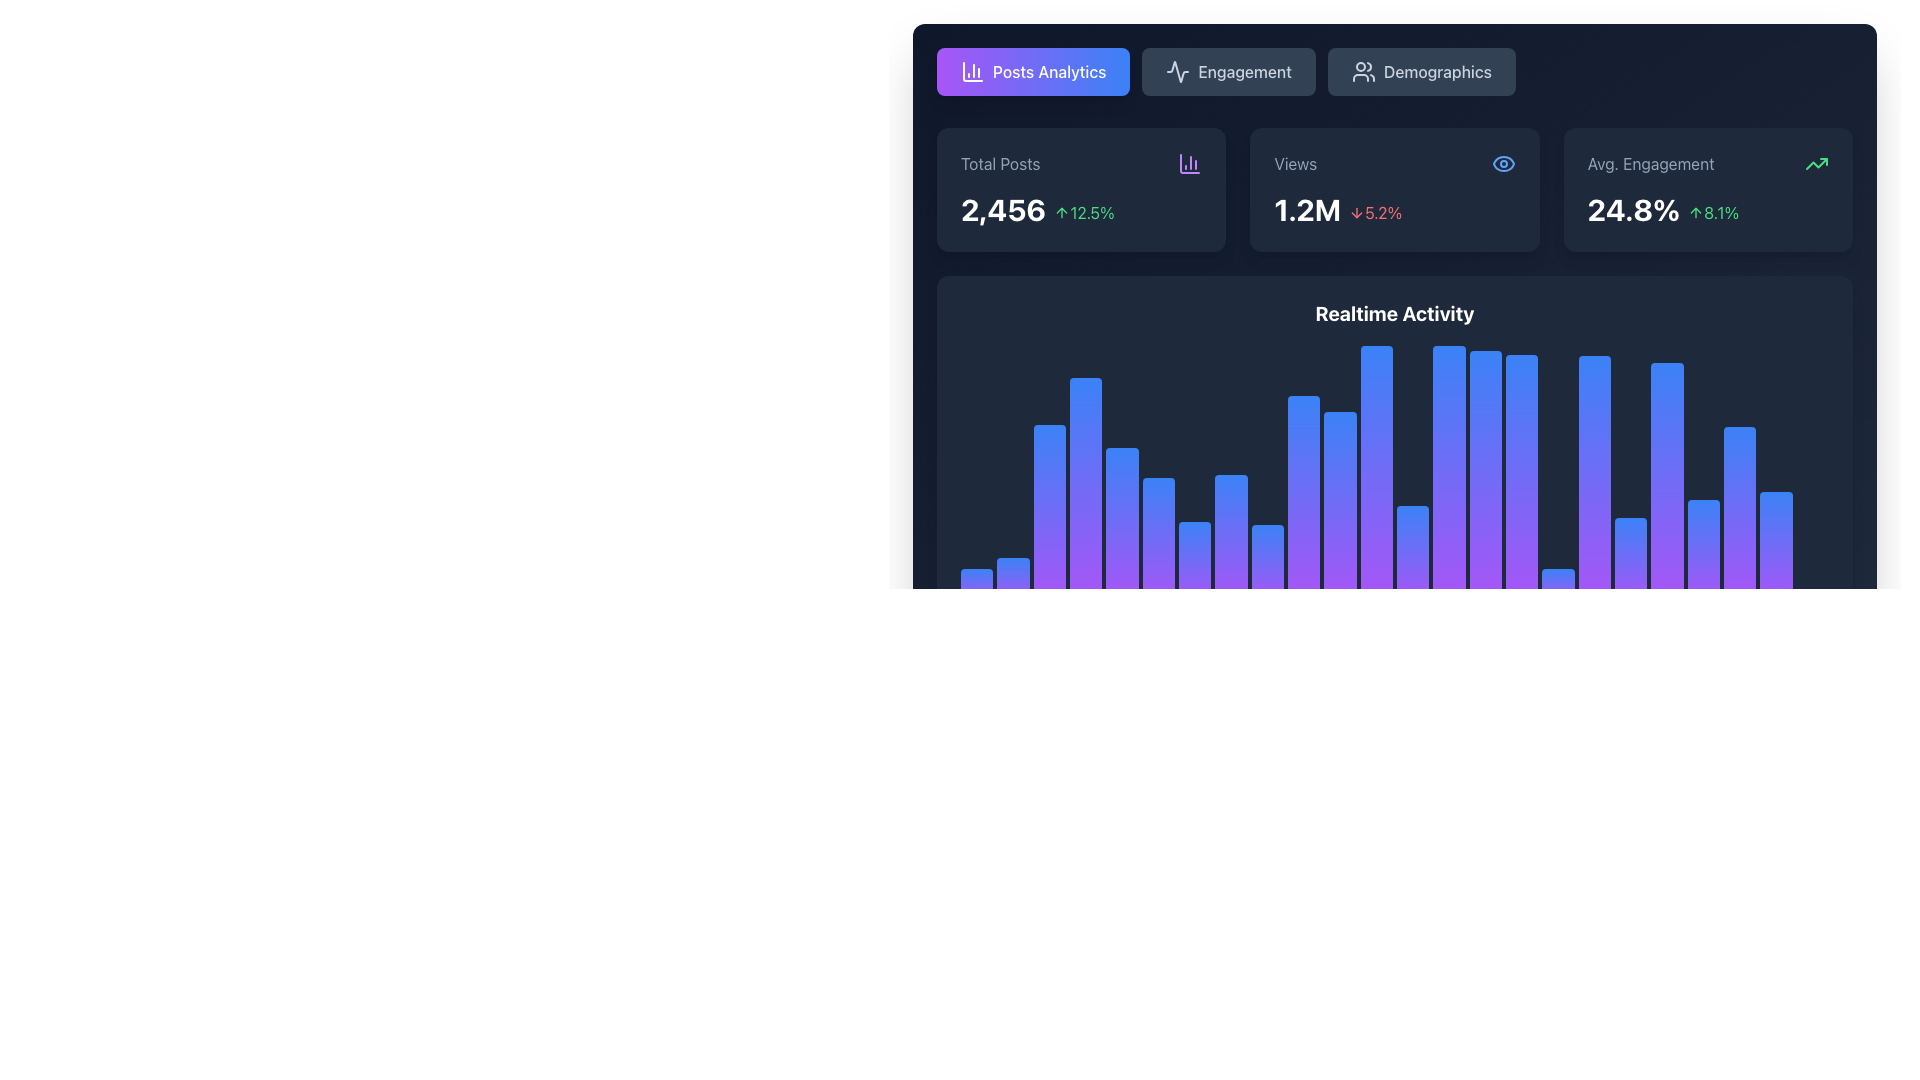  What do you see at coordinates (1485, 538) in the screenshot?
I see `the 15th vertical gradient bar in the 'Realtime Activity' section of the dashboard, which transitions from purple at the bottom to blue at the top` at bounding box center [1485, 538].